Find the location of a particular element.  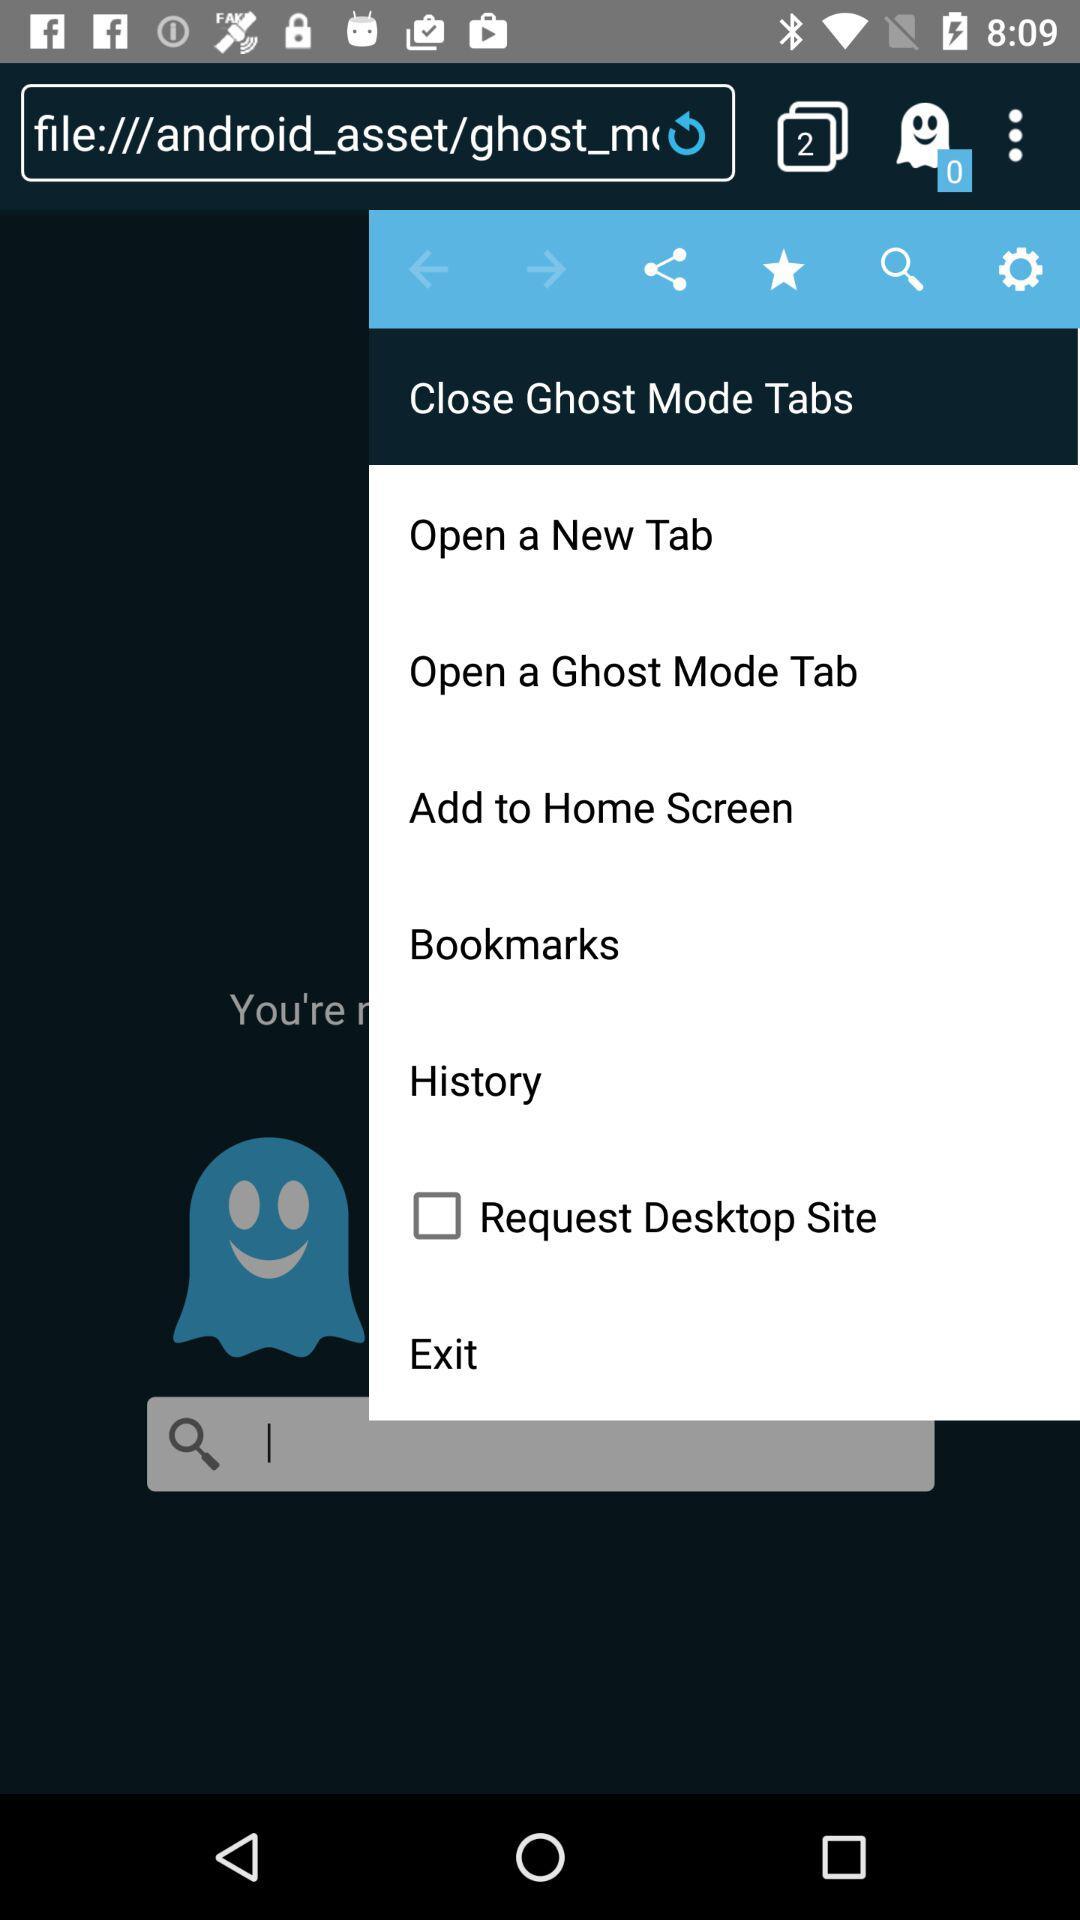

the file android_asset ghost_mode icon is located at coordinates (378, 131).